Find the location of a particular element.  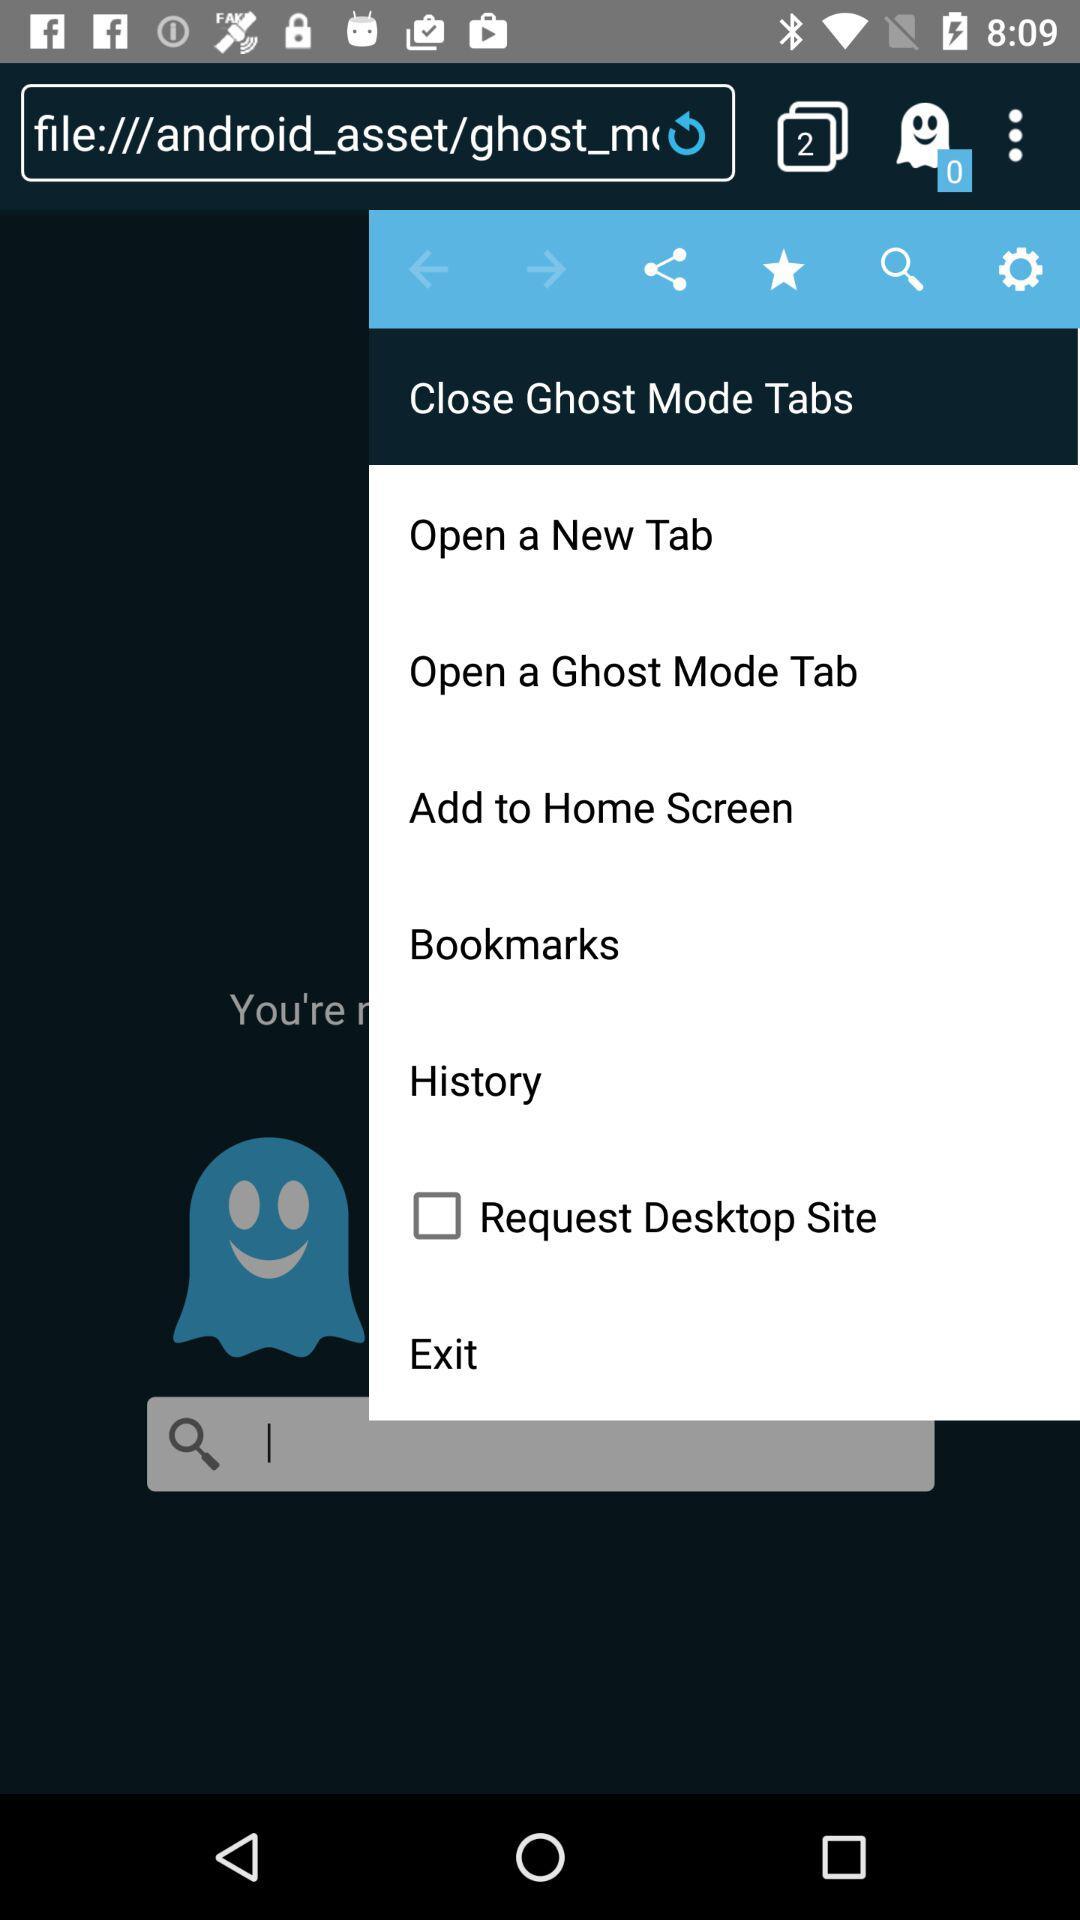

the file android_asset ghost_mode icon is located at coordinates (378, 131).